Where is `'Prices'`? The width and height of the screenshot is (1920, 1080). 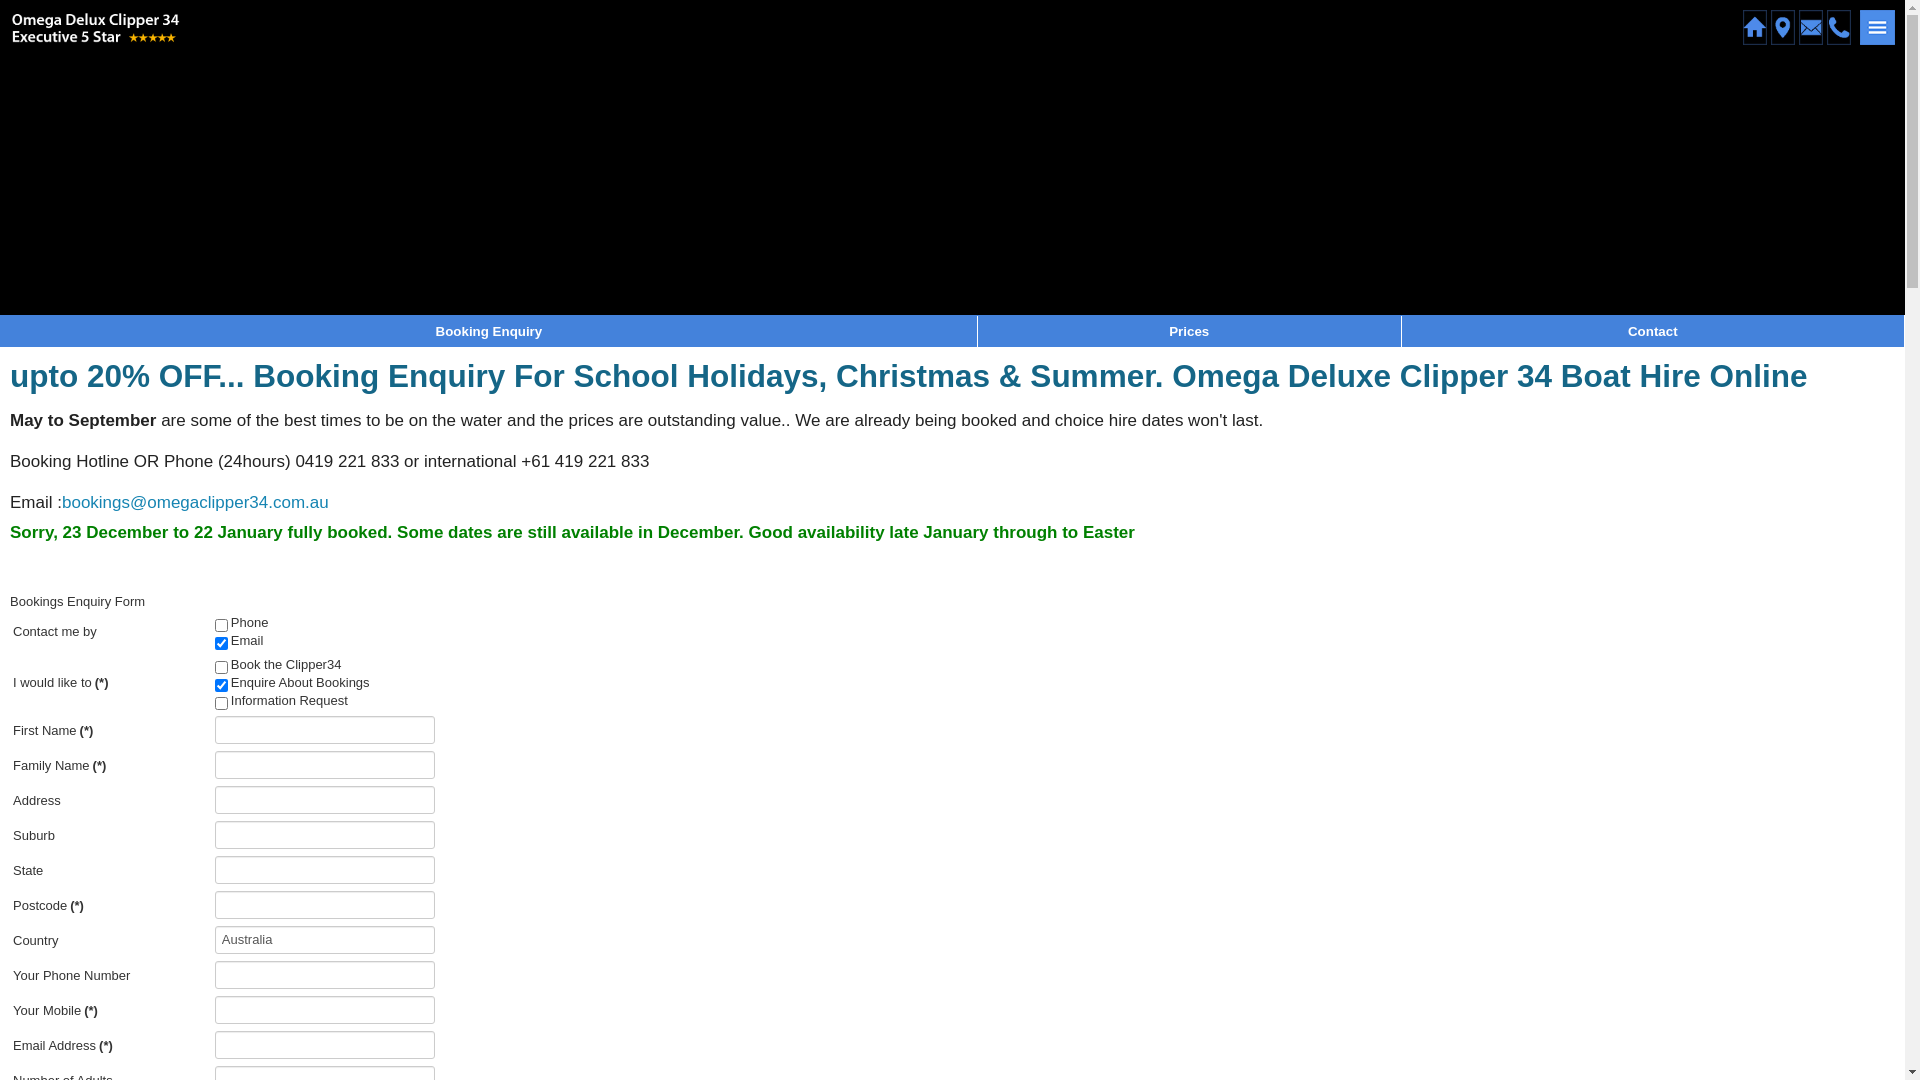
'Prices' is located at coordinates (1189, 330).